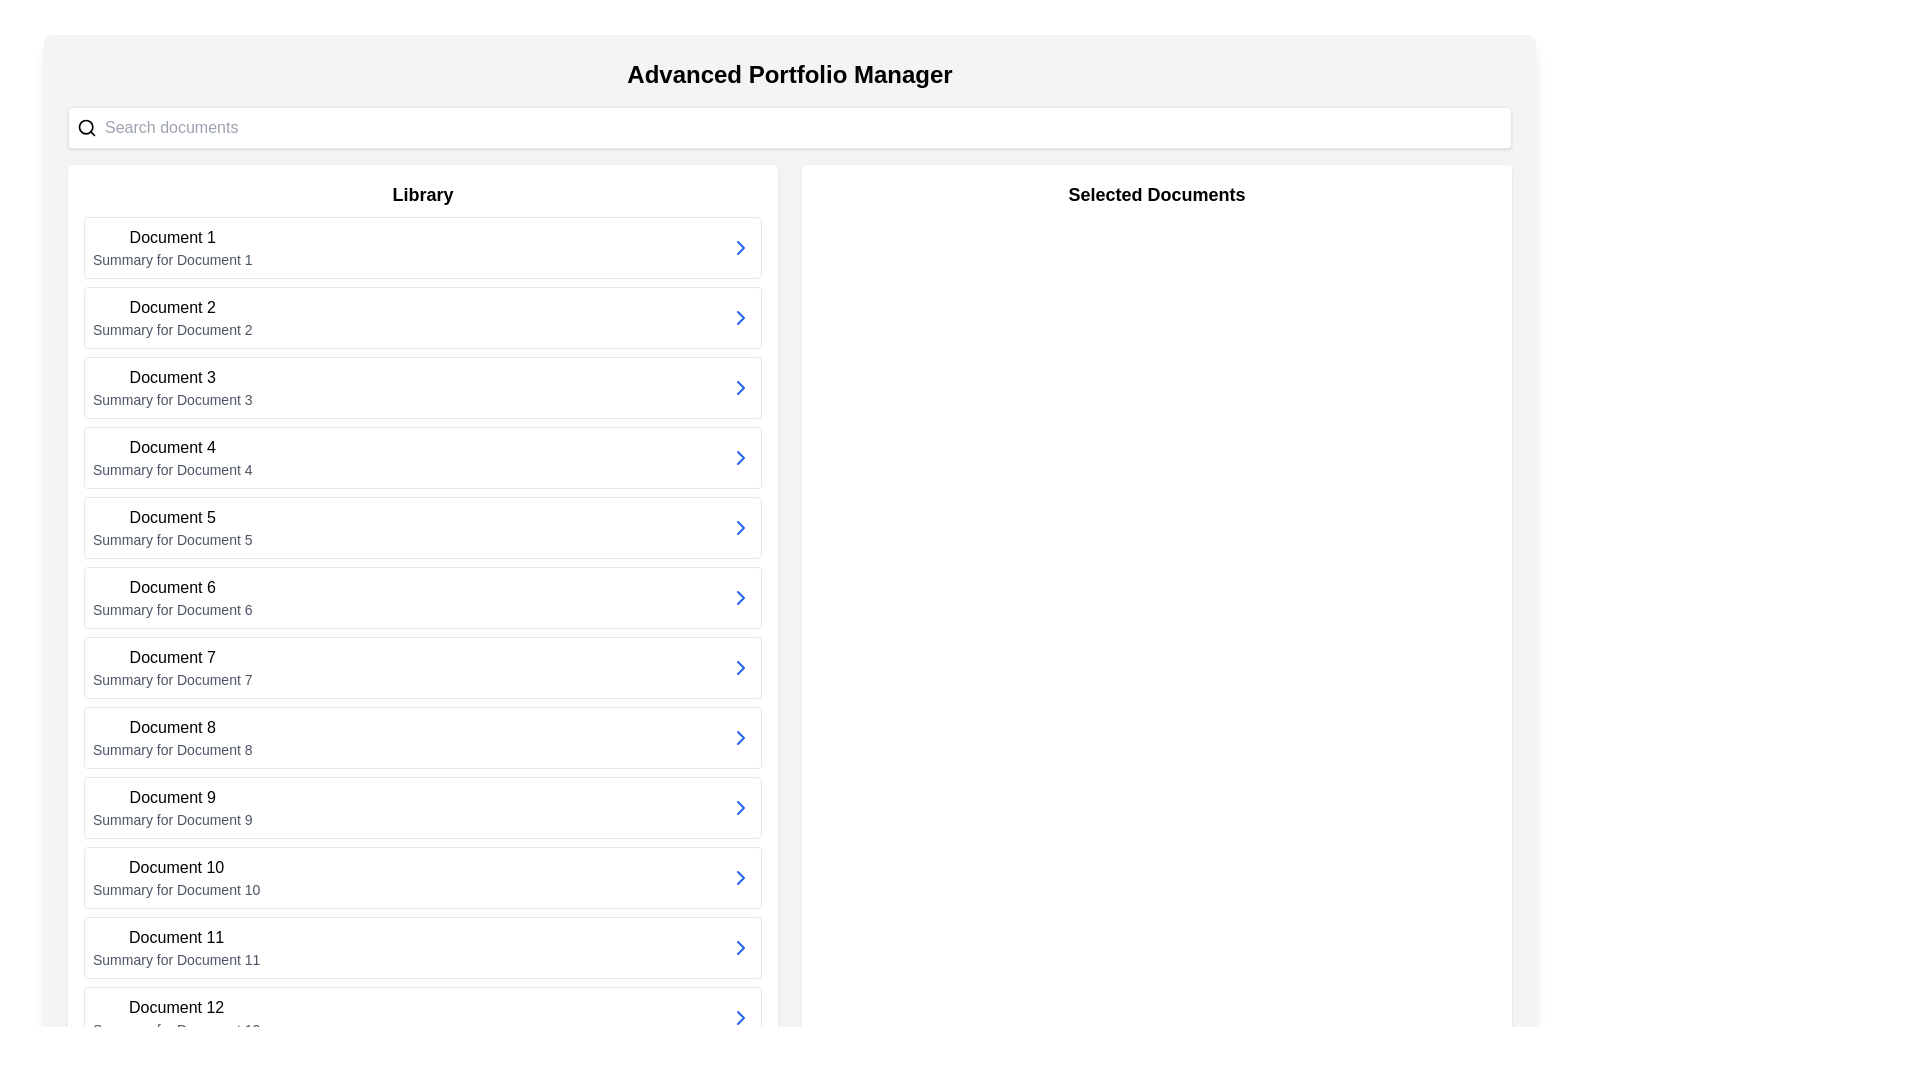  Describe the element at coordinates (172, 820) in the screenshot. I see `the text label displaying 'Summary for Document 9', which is located beneath the heading 'Document 9' in a card-like group` at that location.